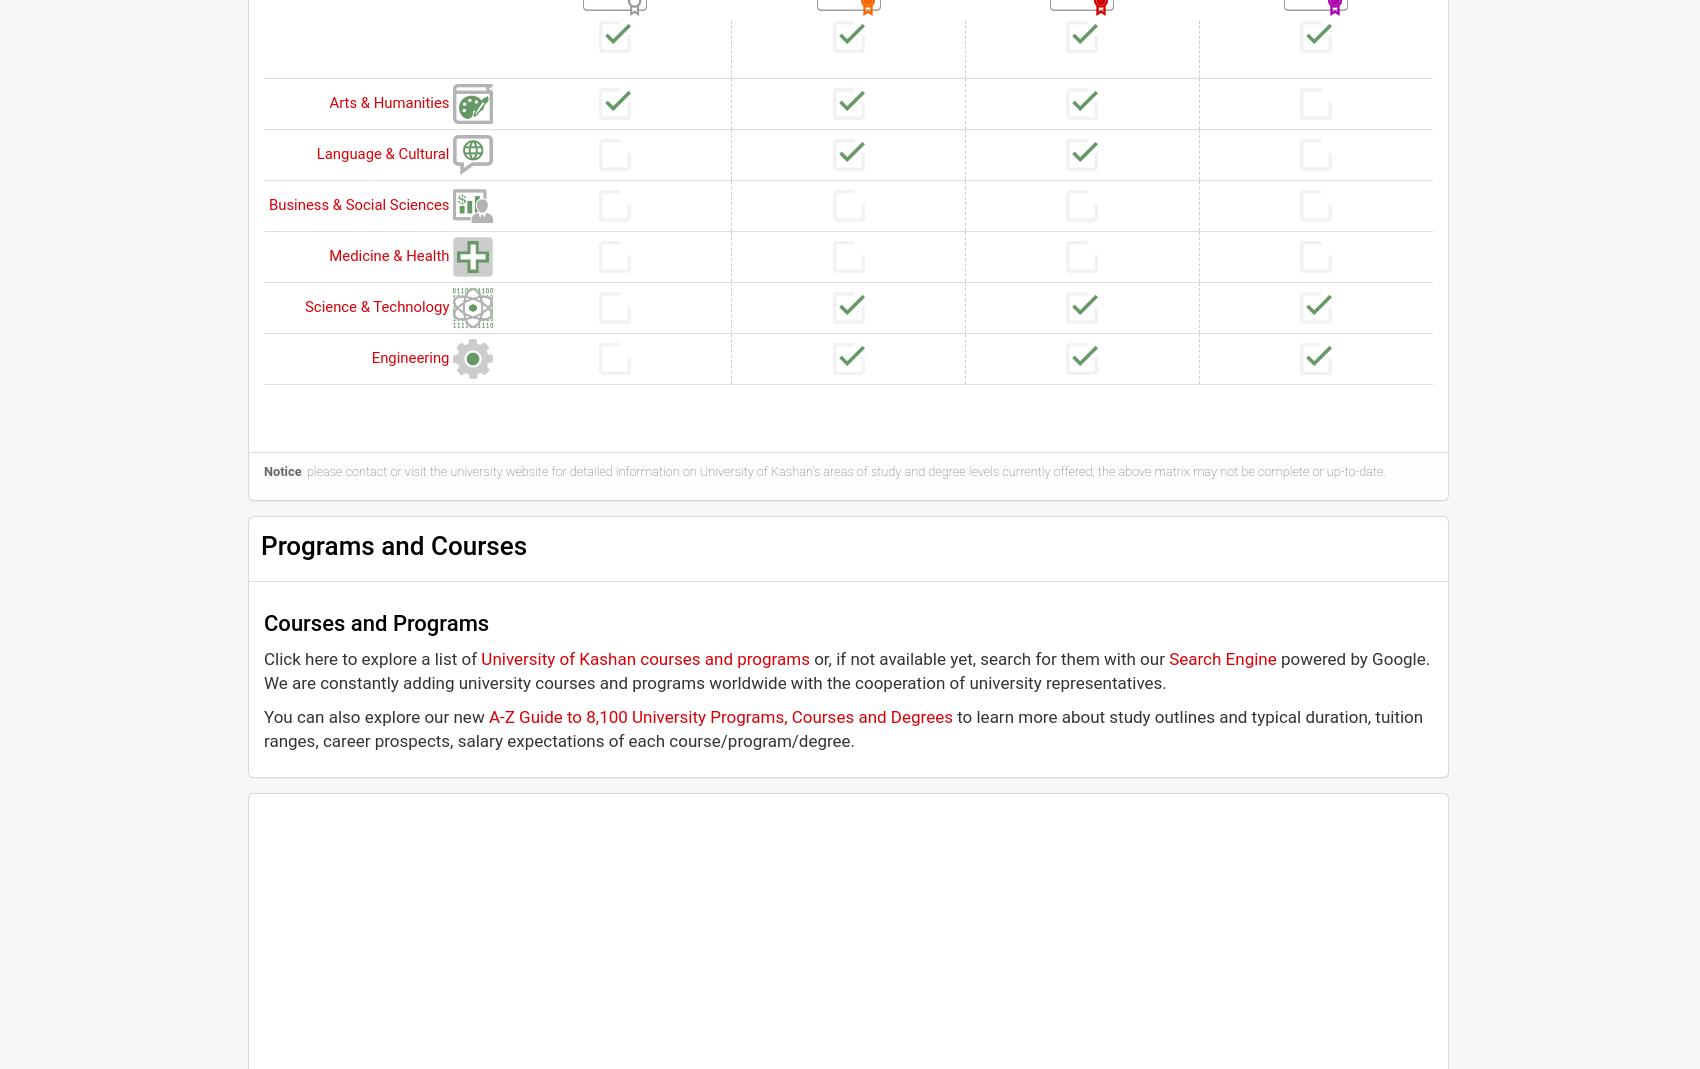 This screenshot has width=1700, height=1069. Describe the element at coordinates (719, 715) in the screenshot. I see `'A-Z Guide to 8,100 University Programs, Courses and Degrees'` at that location.